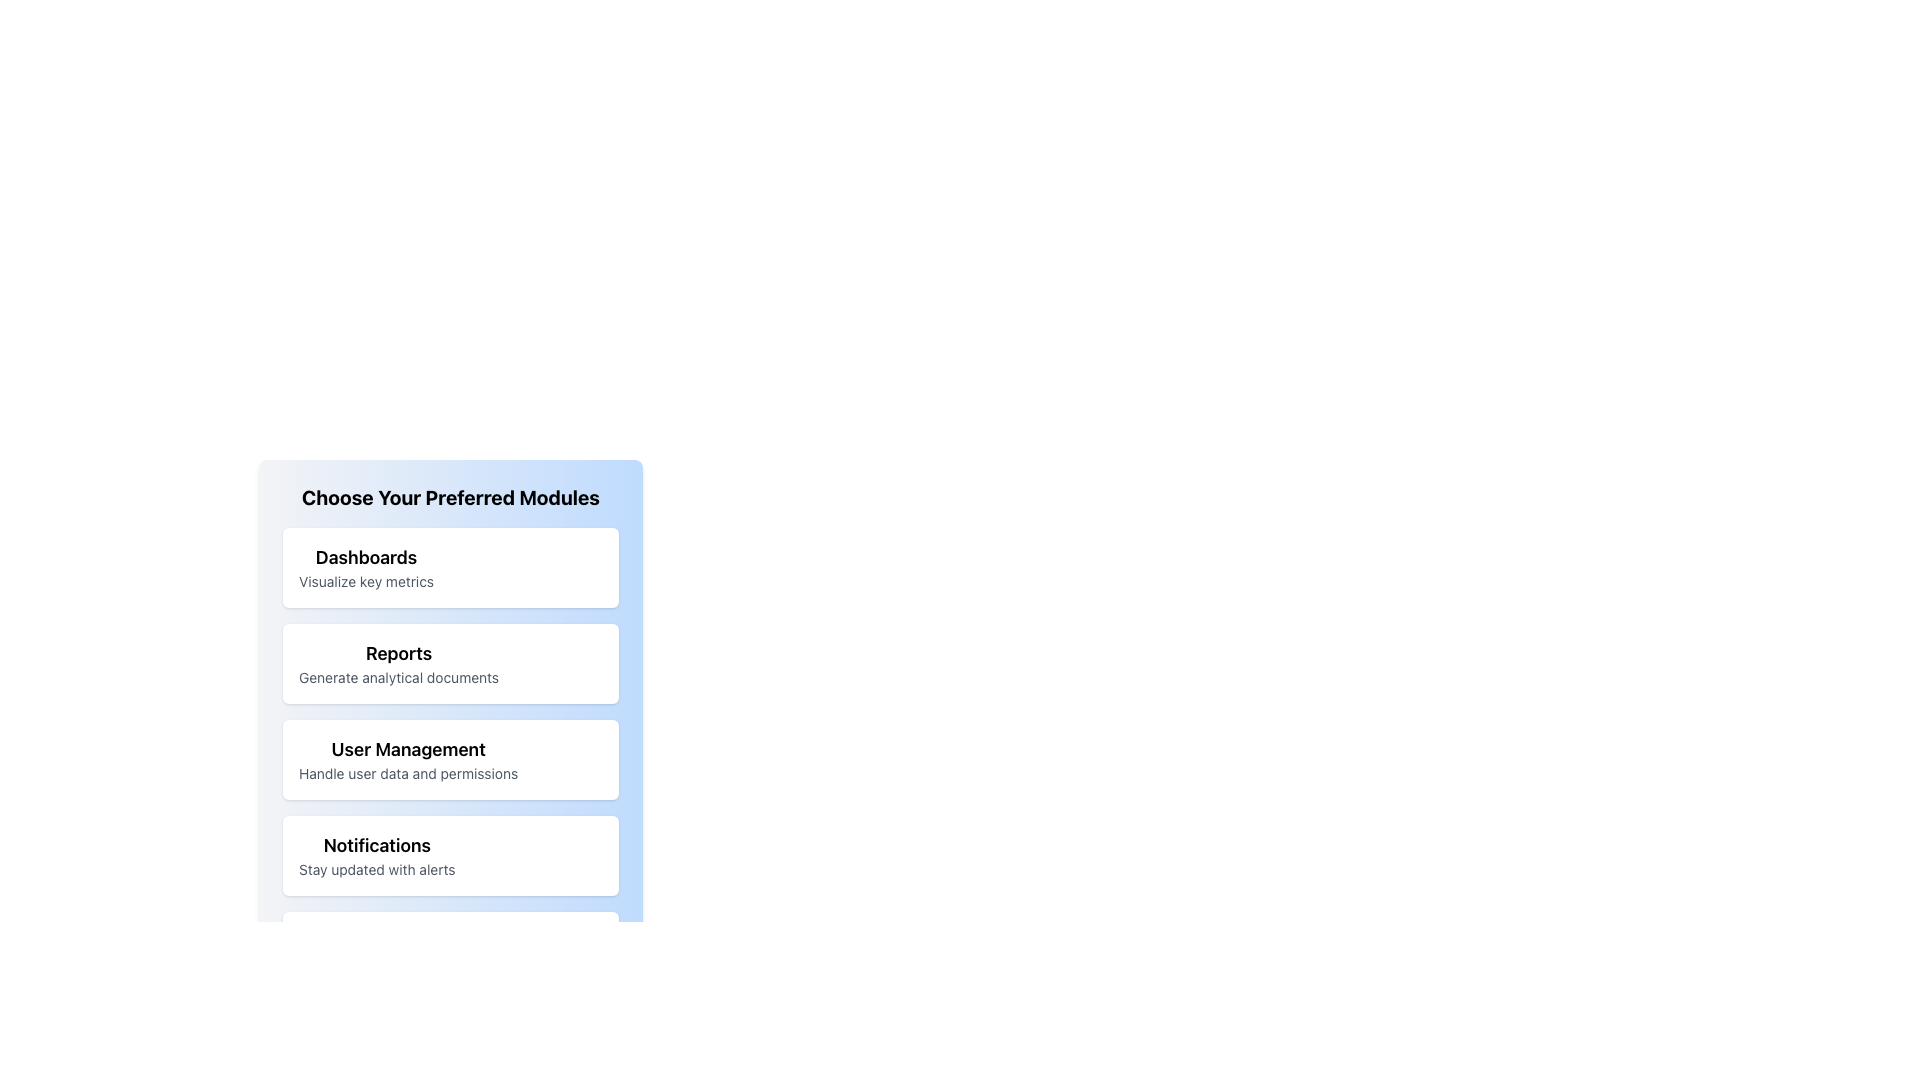  I want to click on the 'User Management' informational card, so click(407, 759).